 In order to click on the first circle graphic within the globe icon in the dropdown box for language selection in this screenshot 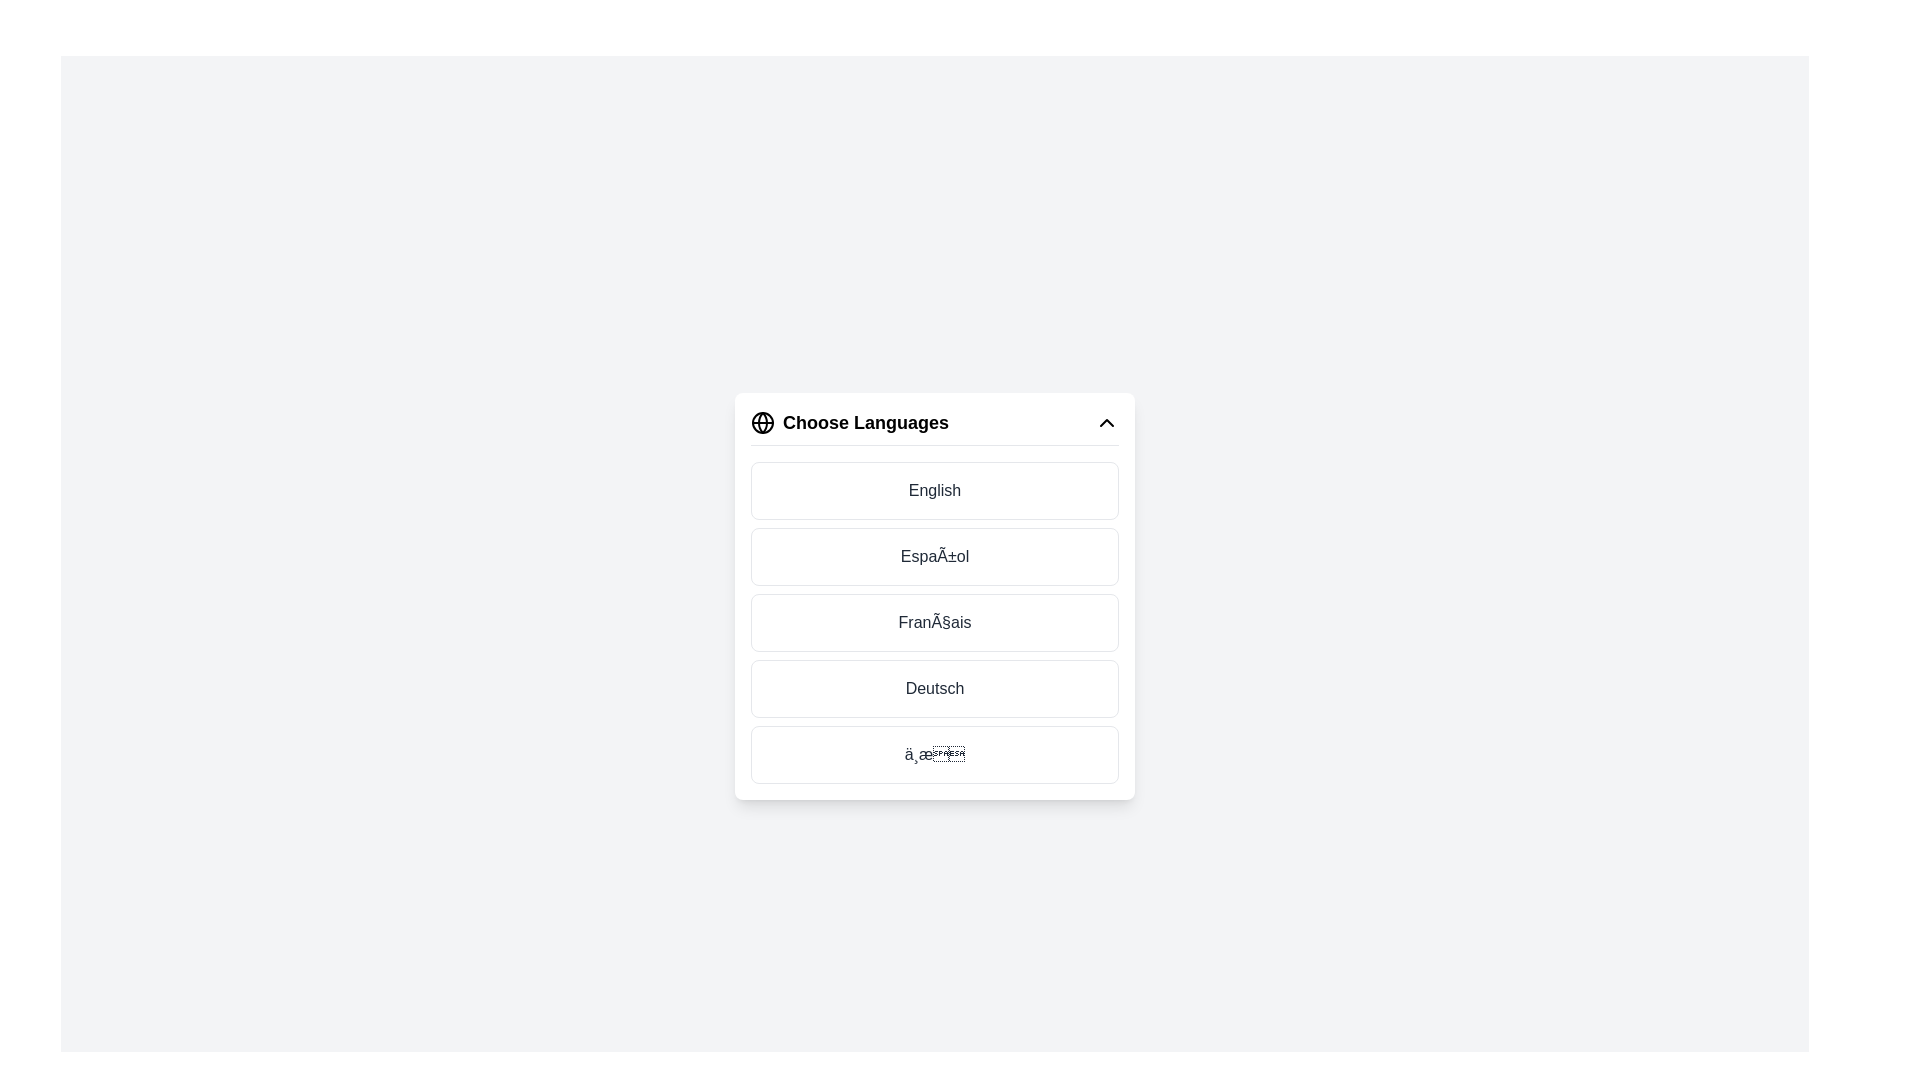, I will do `click(762, 421)`.